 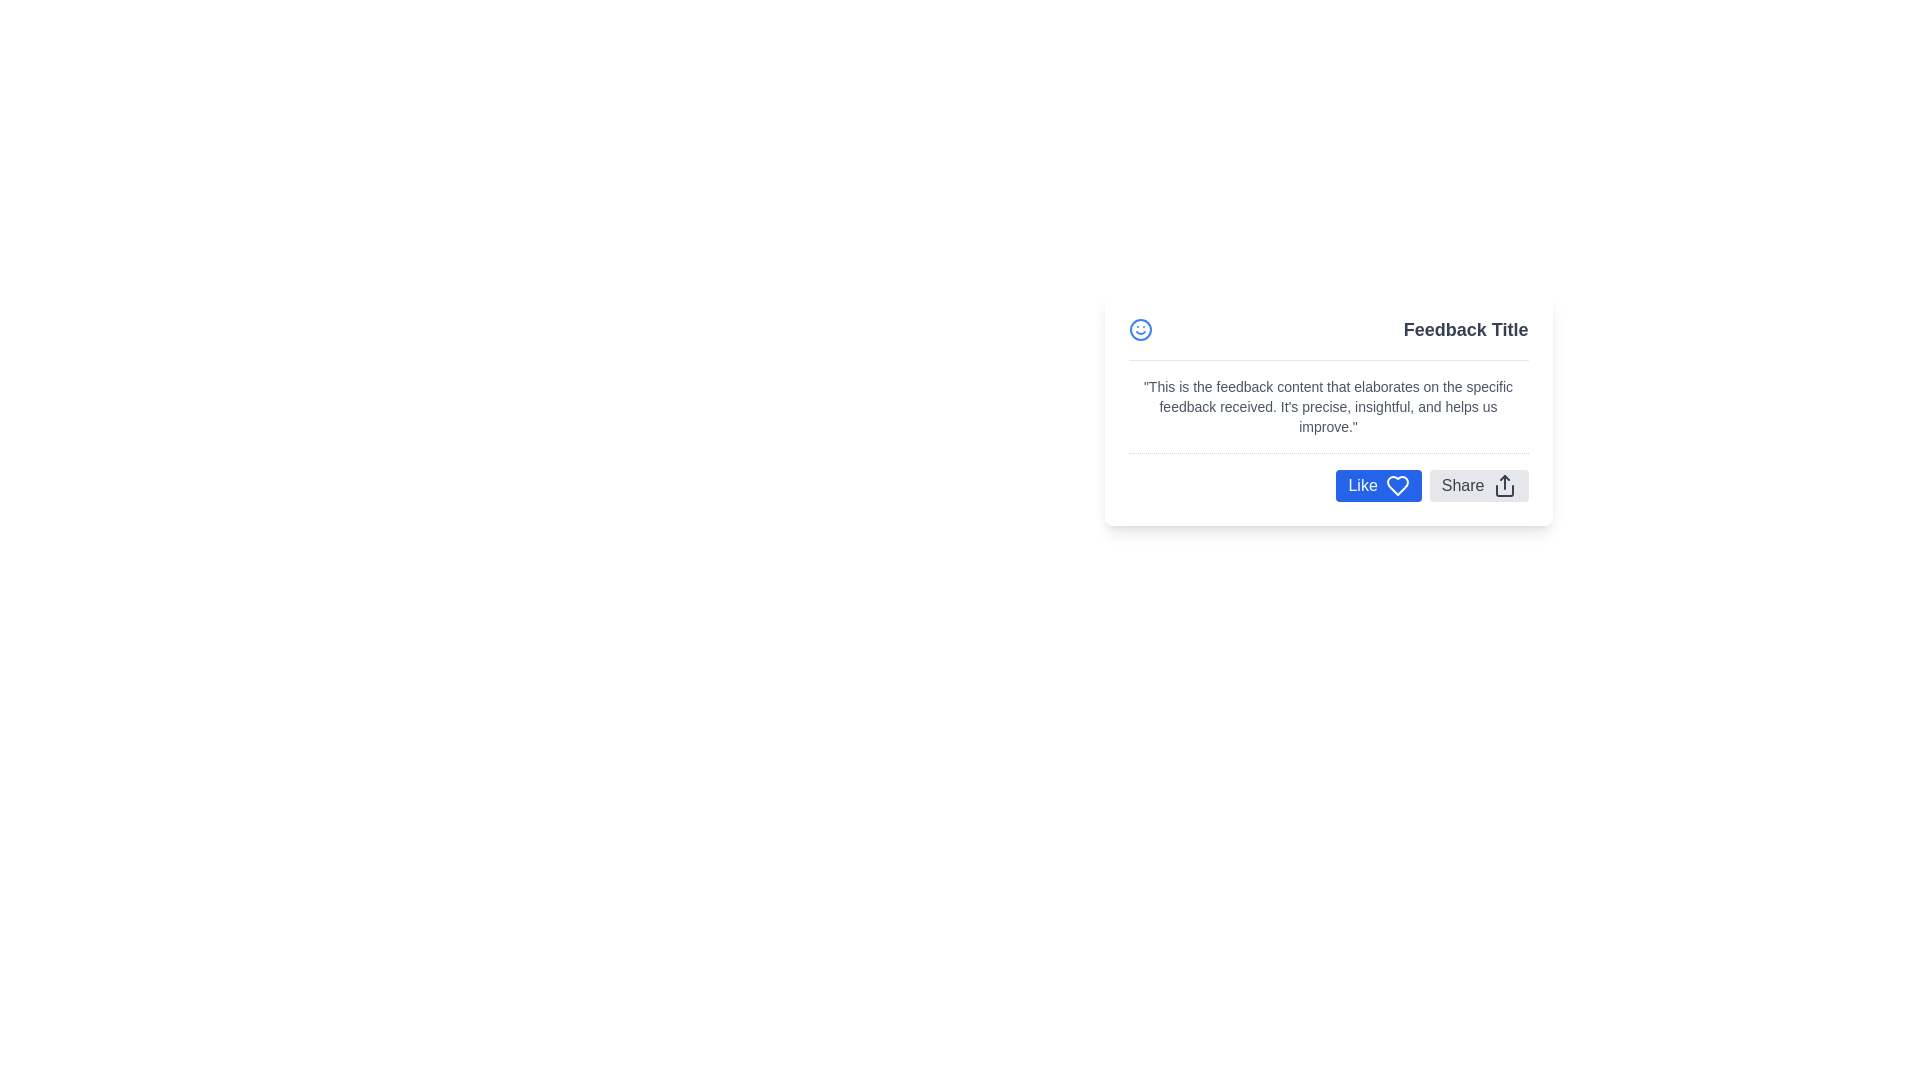 What do you see at coordinates (1328, 486) in the screenshot?
I see `the 'Like' button within the composite interactive group at the bottom of the feedback card to express a positive response` at bounding box center [1328, 486].